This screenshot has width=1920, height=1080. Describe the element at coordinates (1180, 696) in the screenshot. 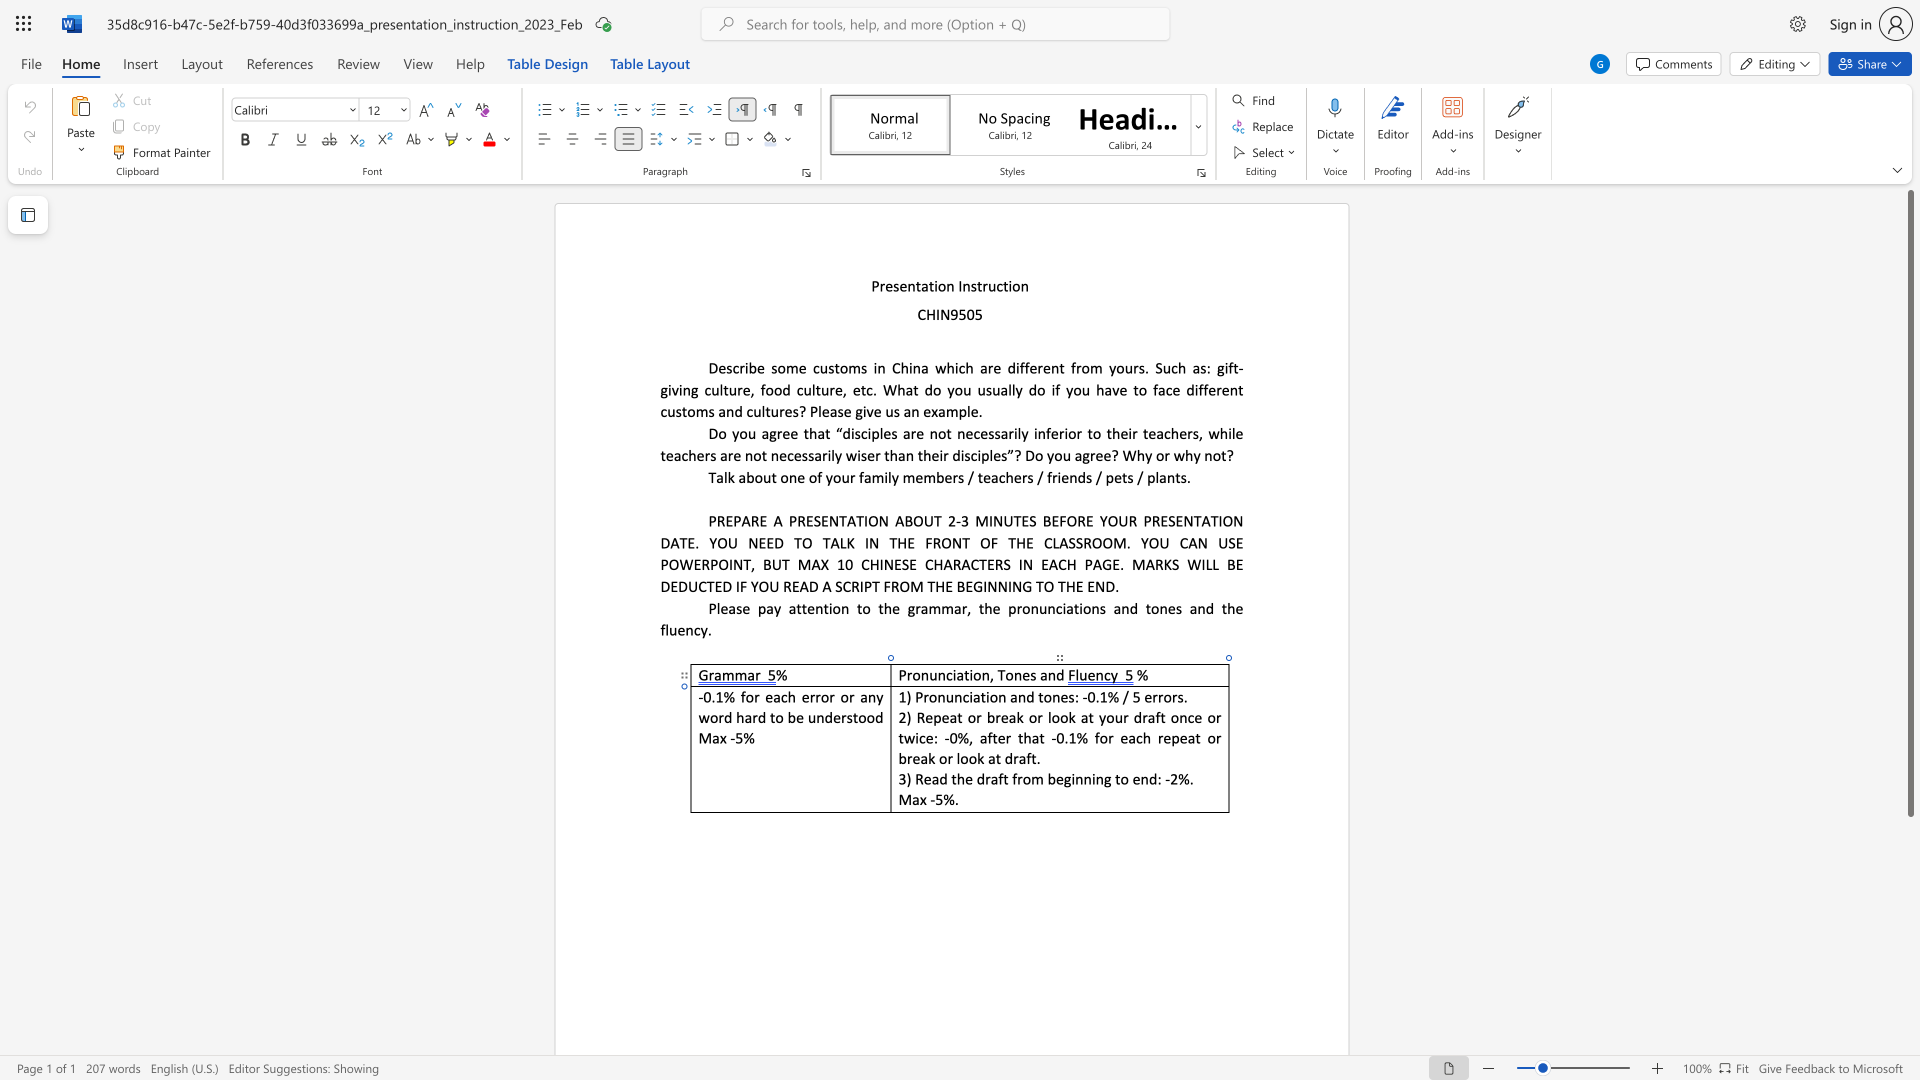

I see `the 2th character "s" in the text` at that location.